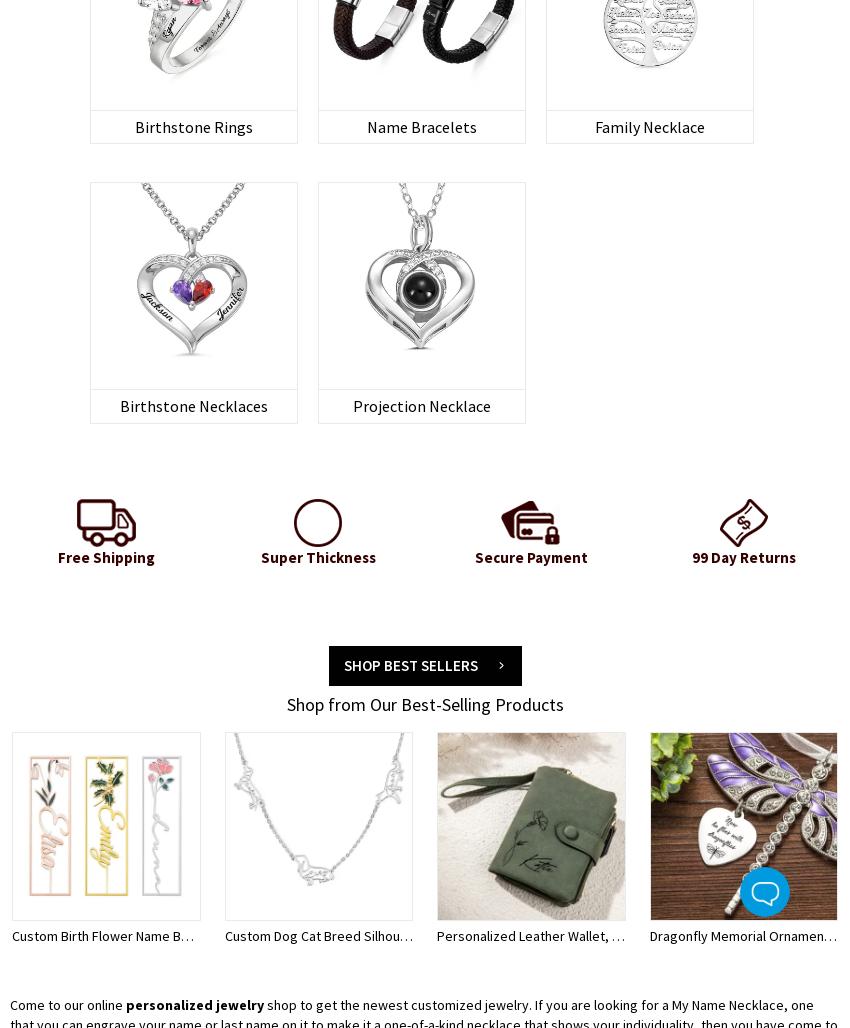  I want to click on 'Birthstone Necklaces', so click(118, 405).